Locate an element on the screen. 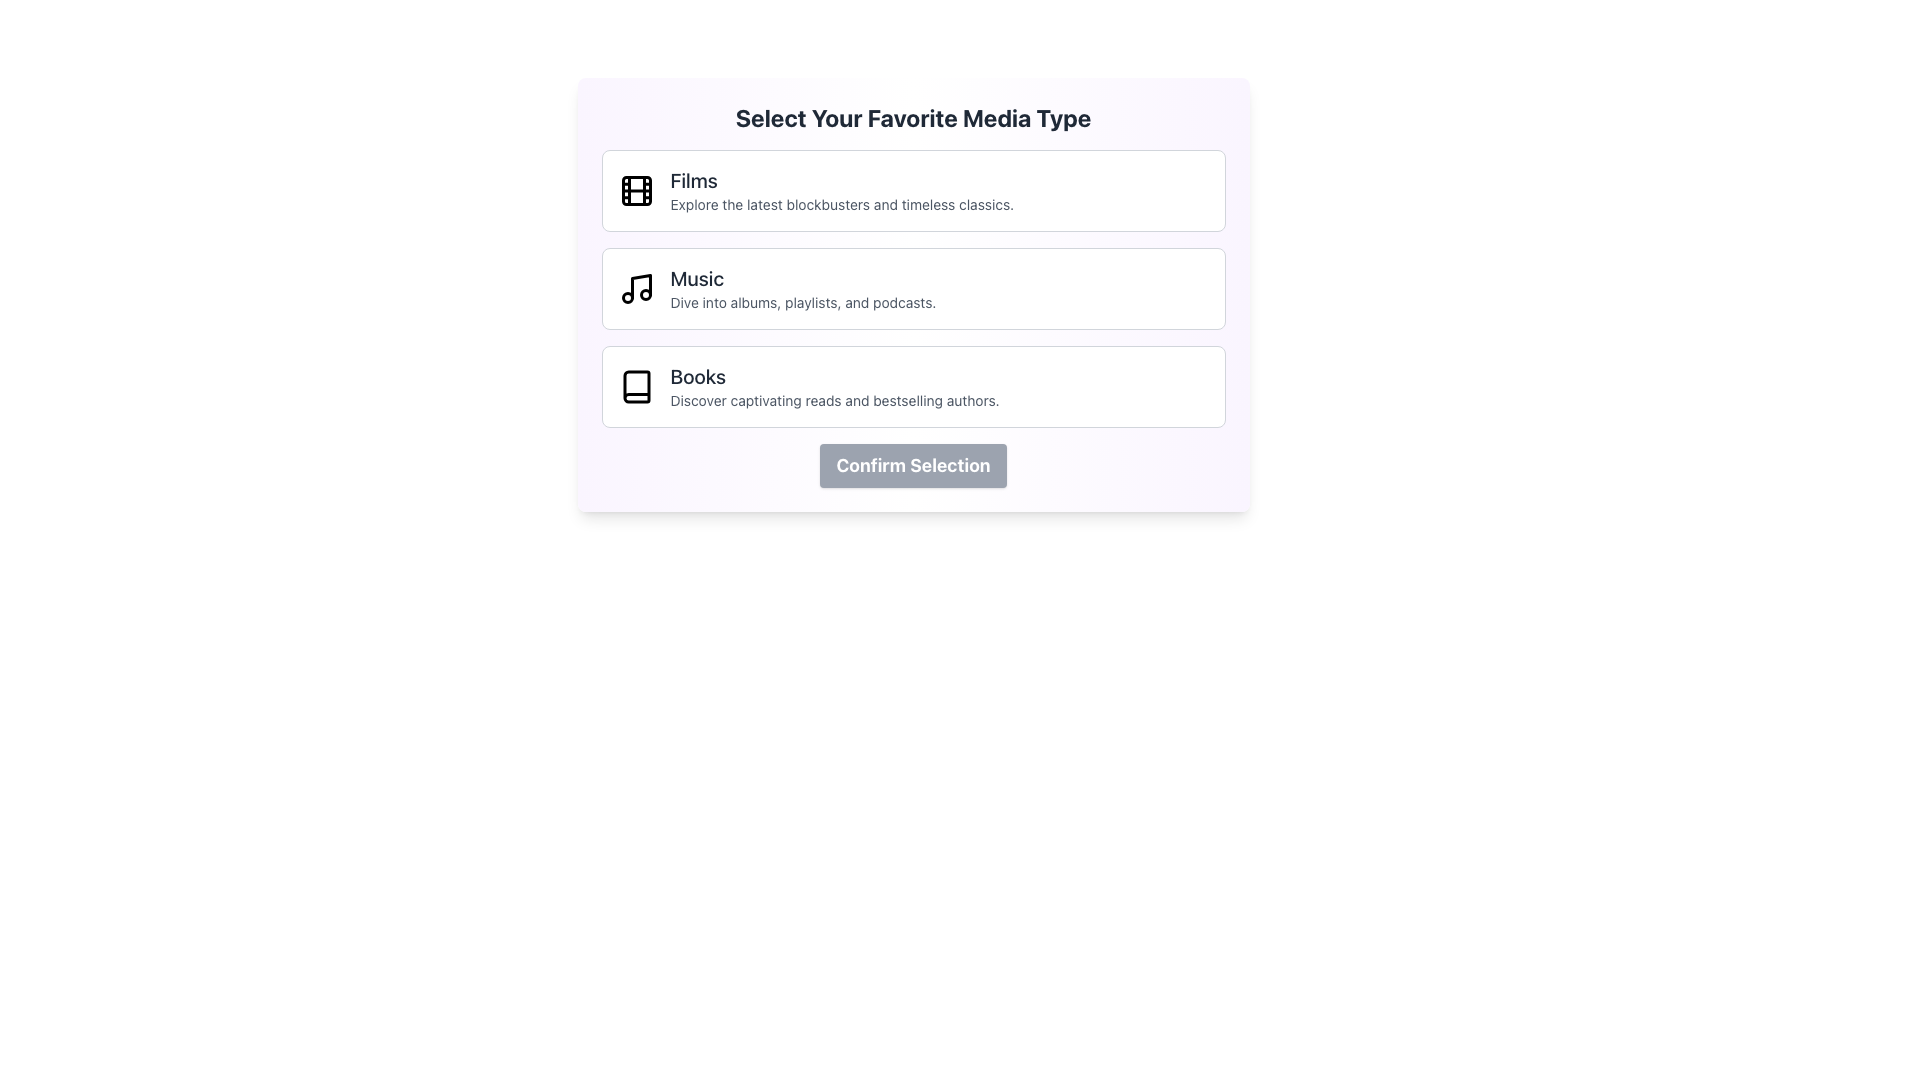  the Text Label (Styled Heading) that serves as the title for the media selection interface, positioned at the top of the card layout is located at coordinates (912, 118).